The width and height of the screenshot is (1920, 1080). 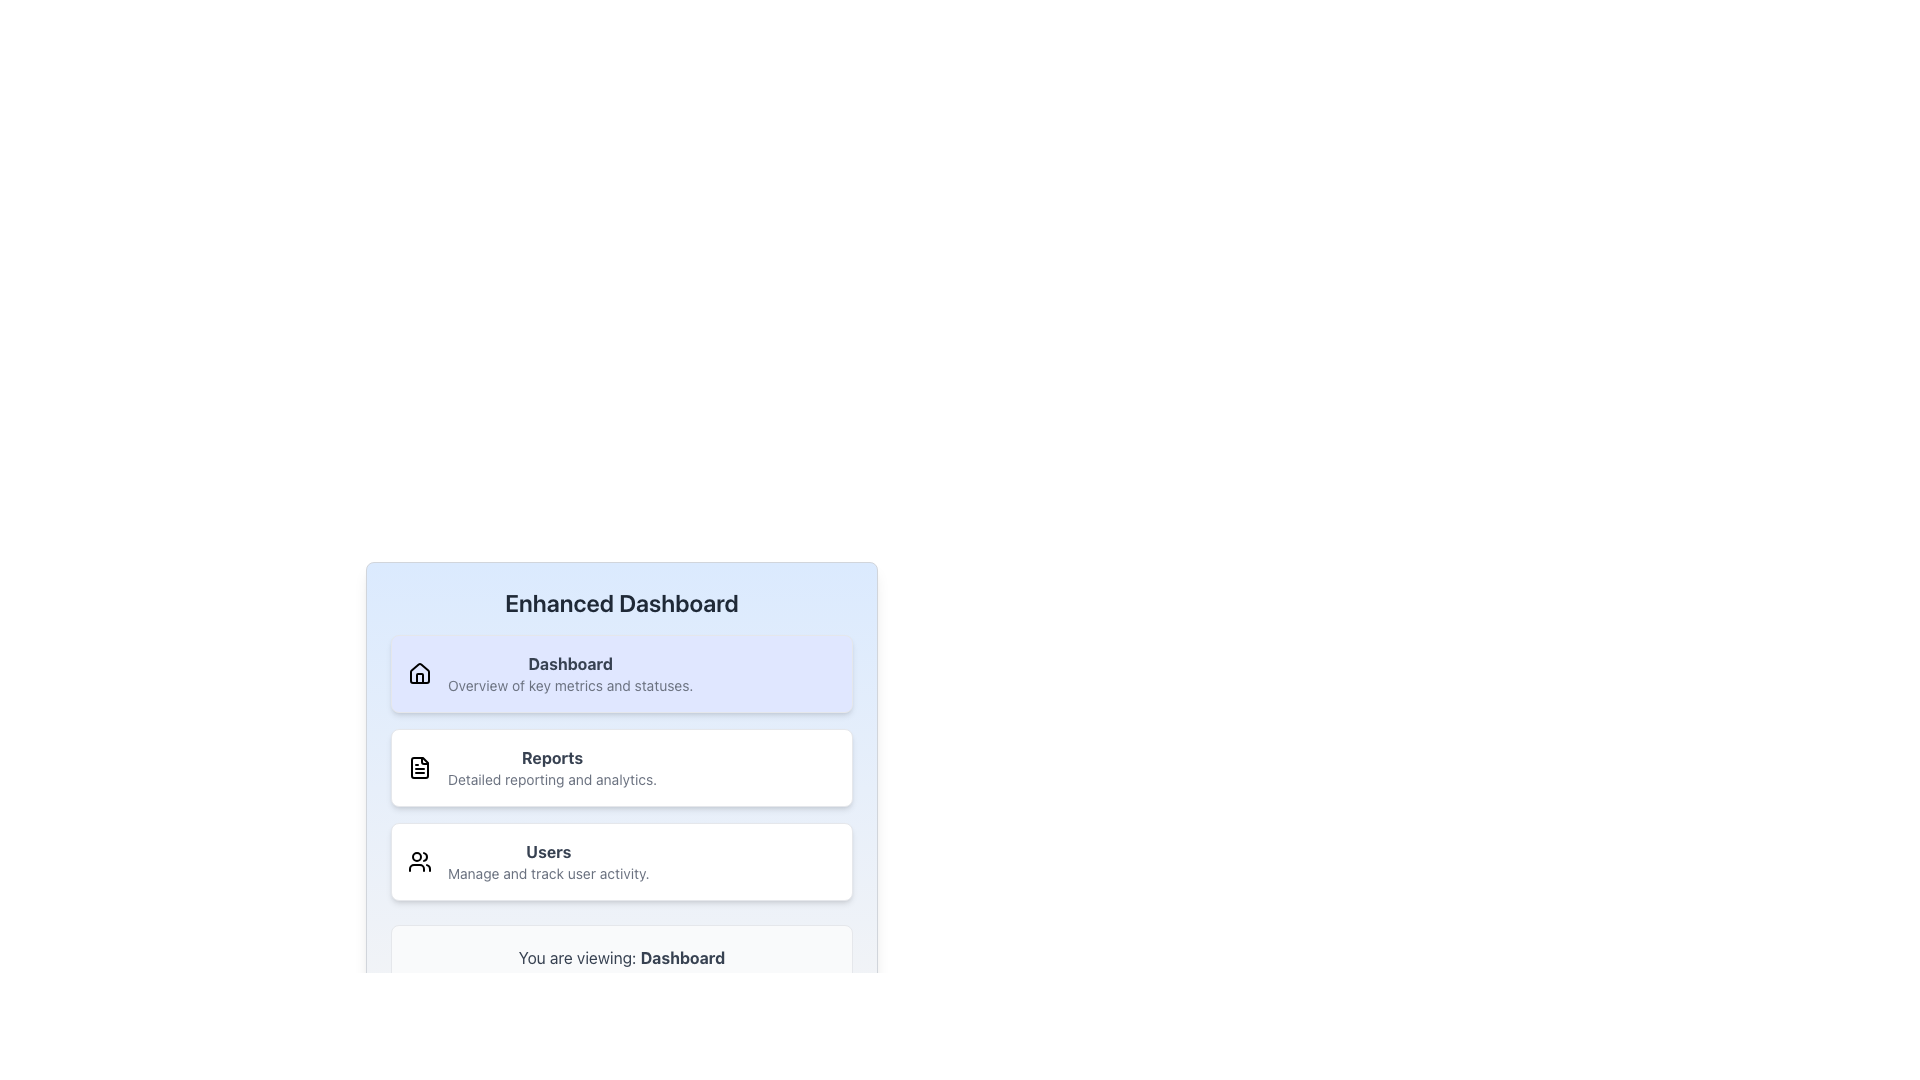 What do you see at coordinates (569, 674) in the screenshot?
I see `text content displayed in the Text Display Area titled 'Dashboard' with the description 'Overview of key metrics and statuses.'` at bounding box center [569, 674].